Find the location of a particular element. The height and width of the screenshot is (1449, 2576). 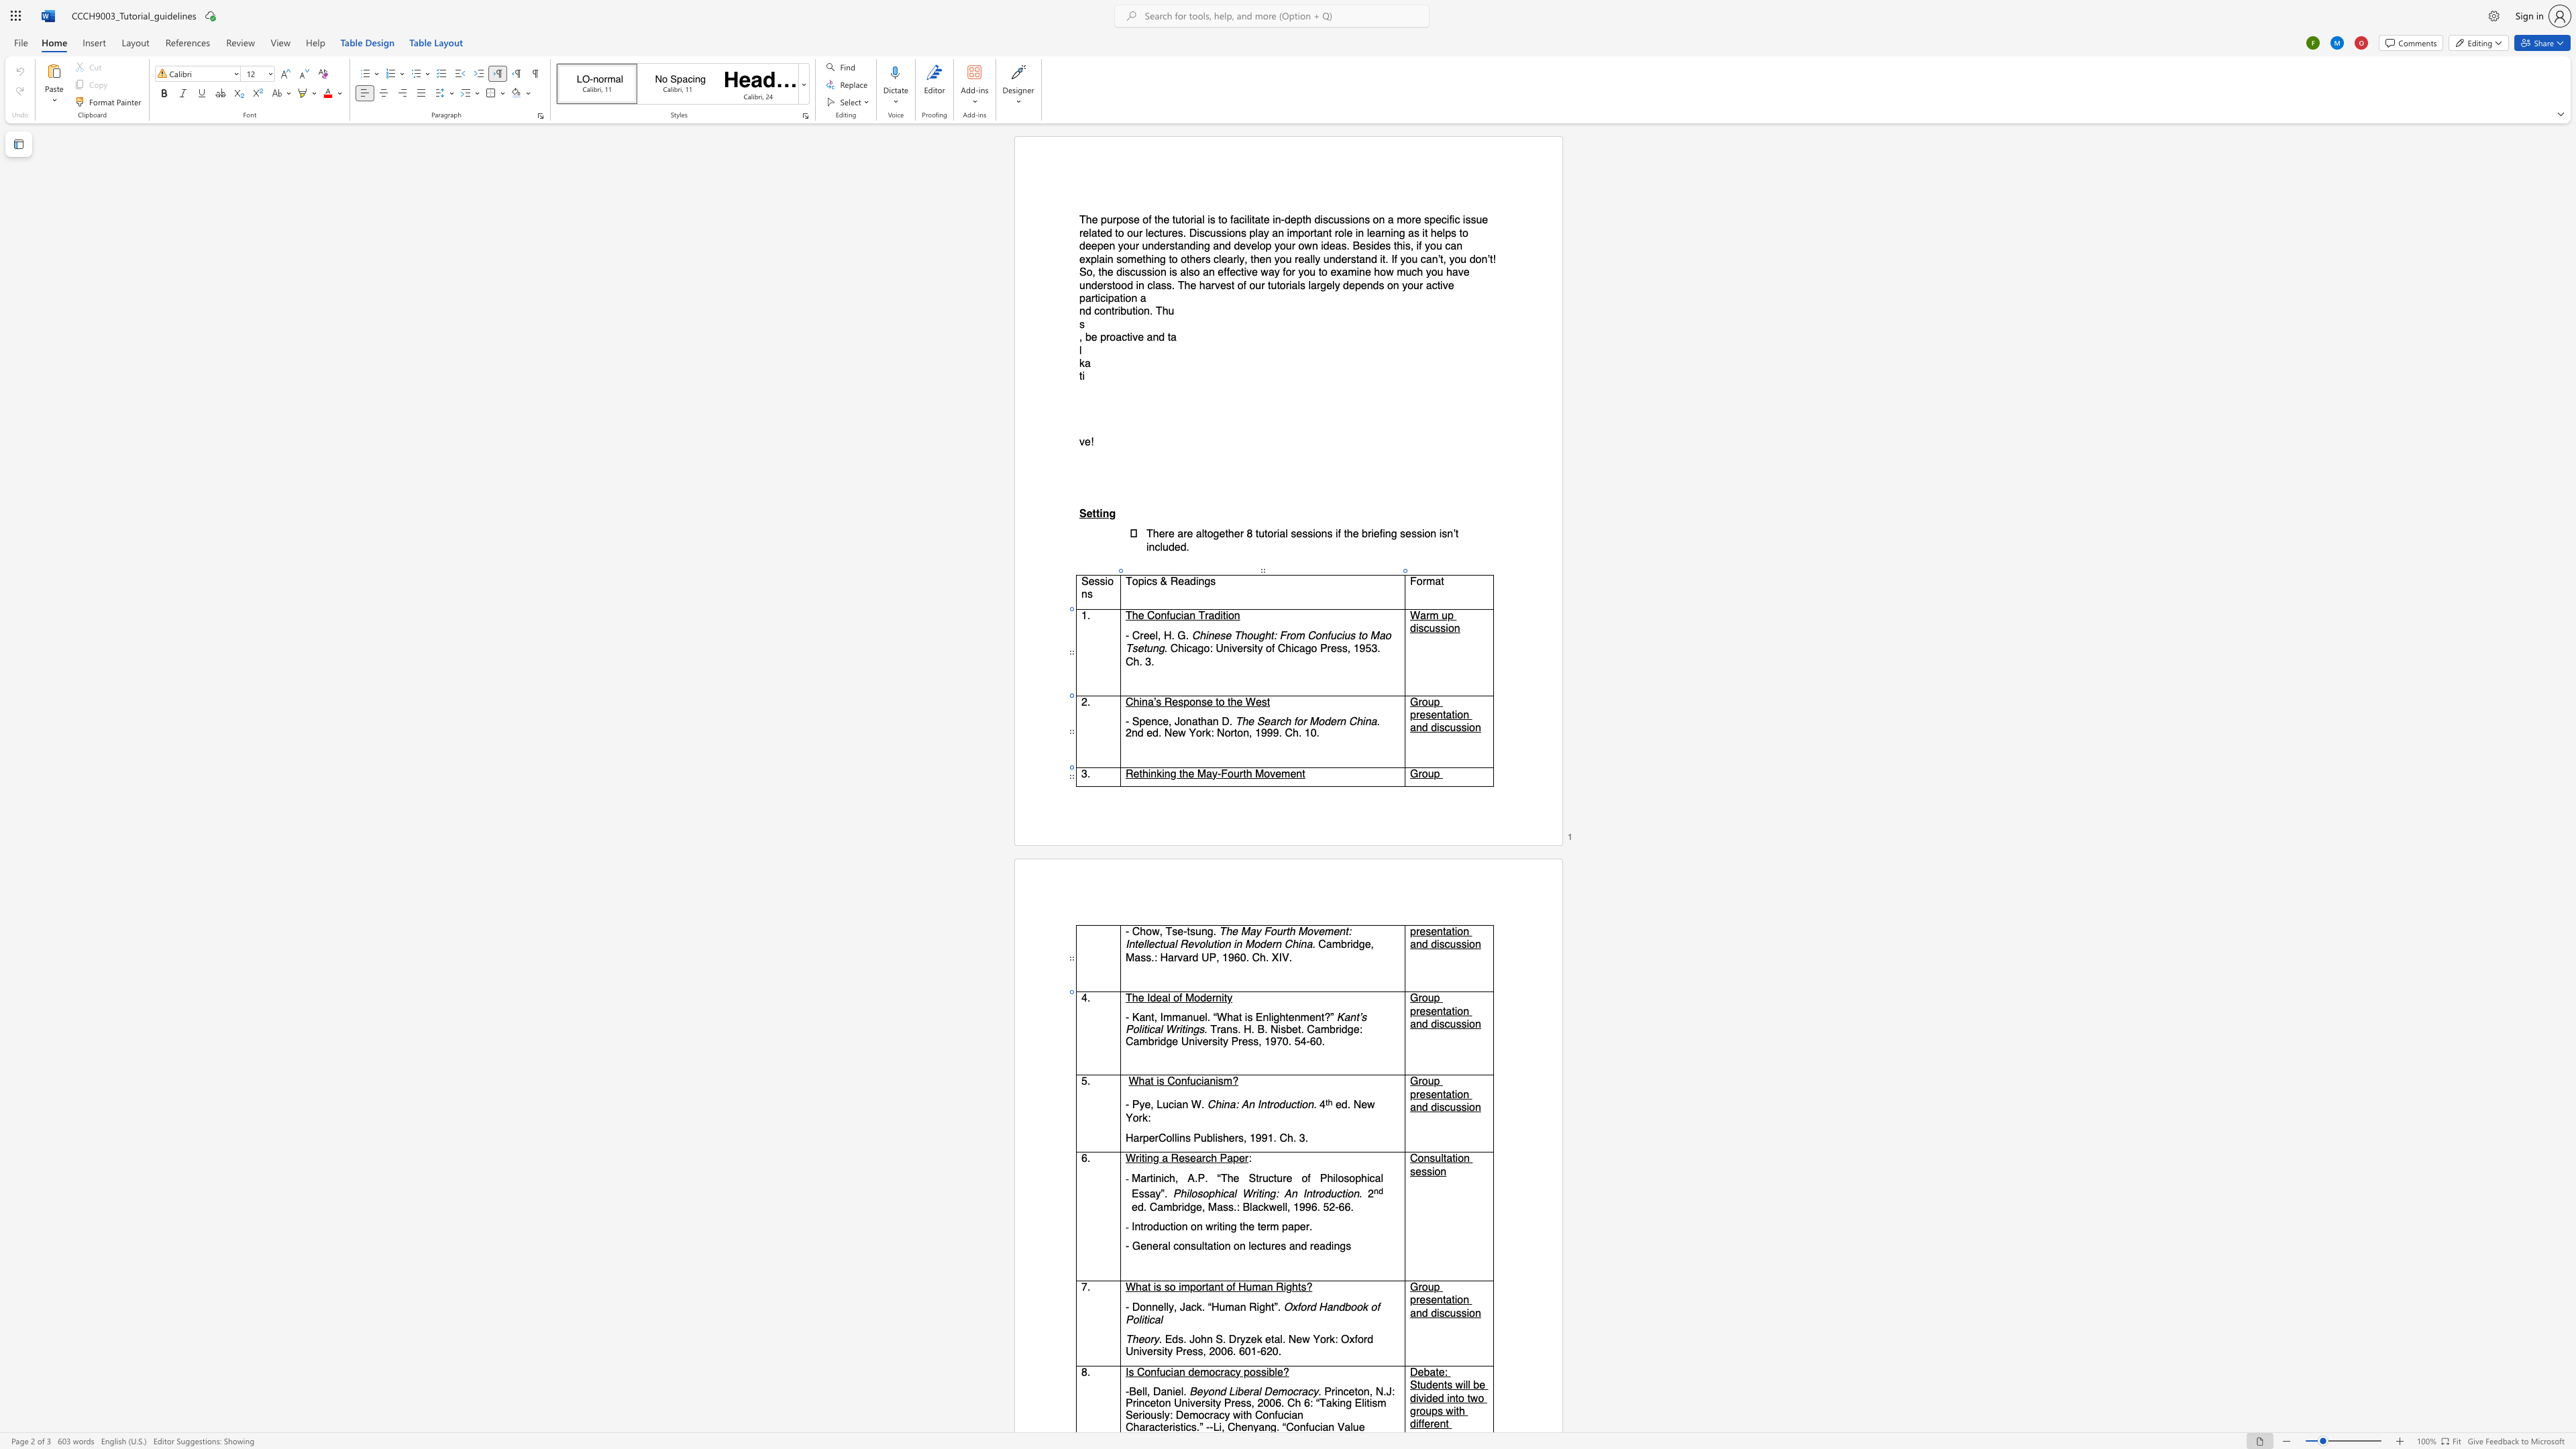

the 1th character "d" in the text is located at coordinates (1152, 997).